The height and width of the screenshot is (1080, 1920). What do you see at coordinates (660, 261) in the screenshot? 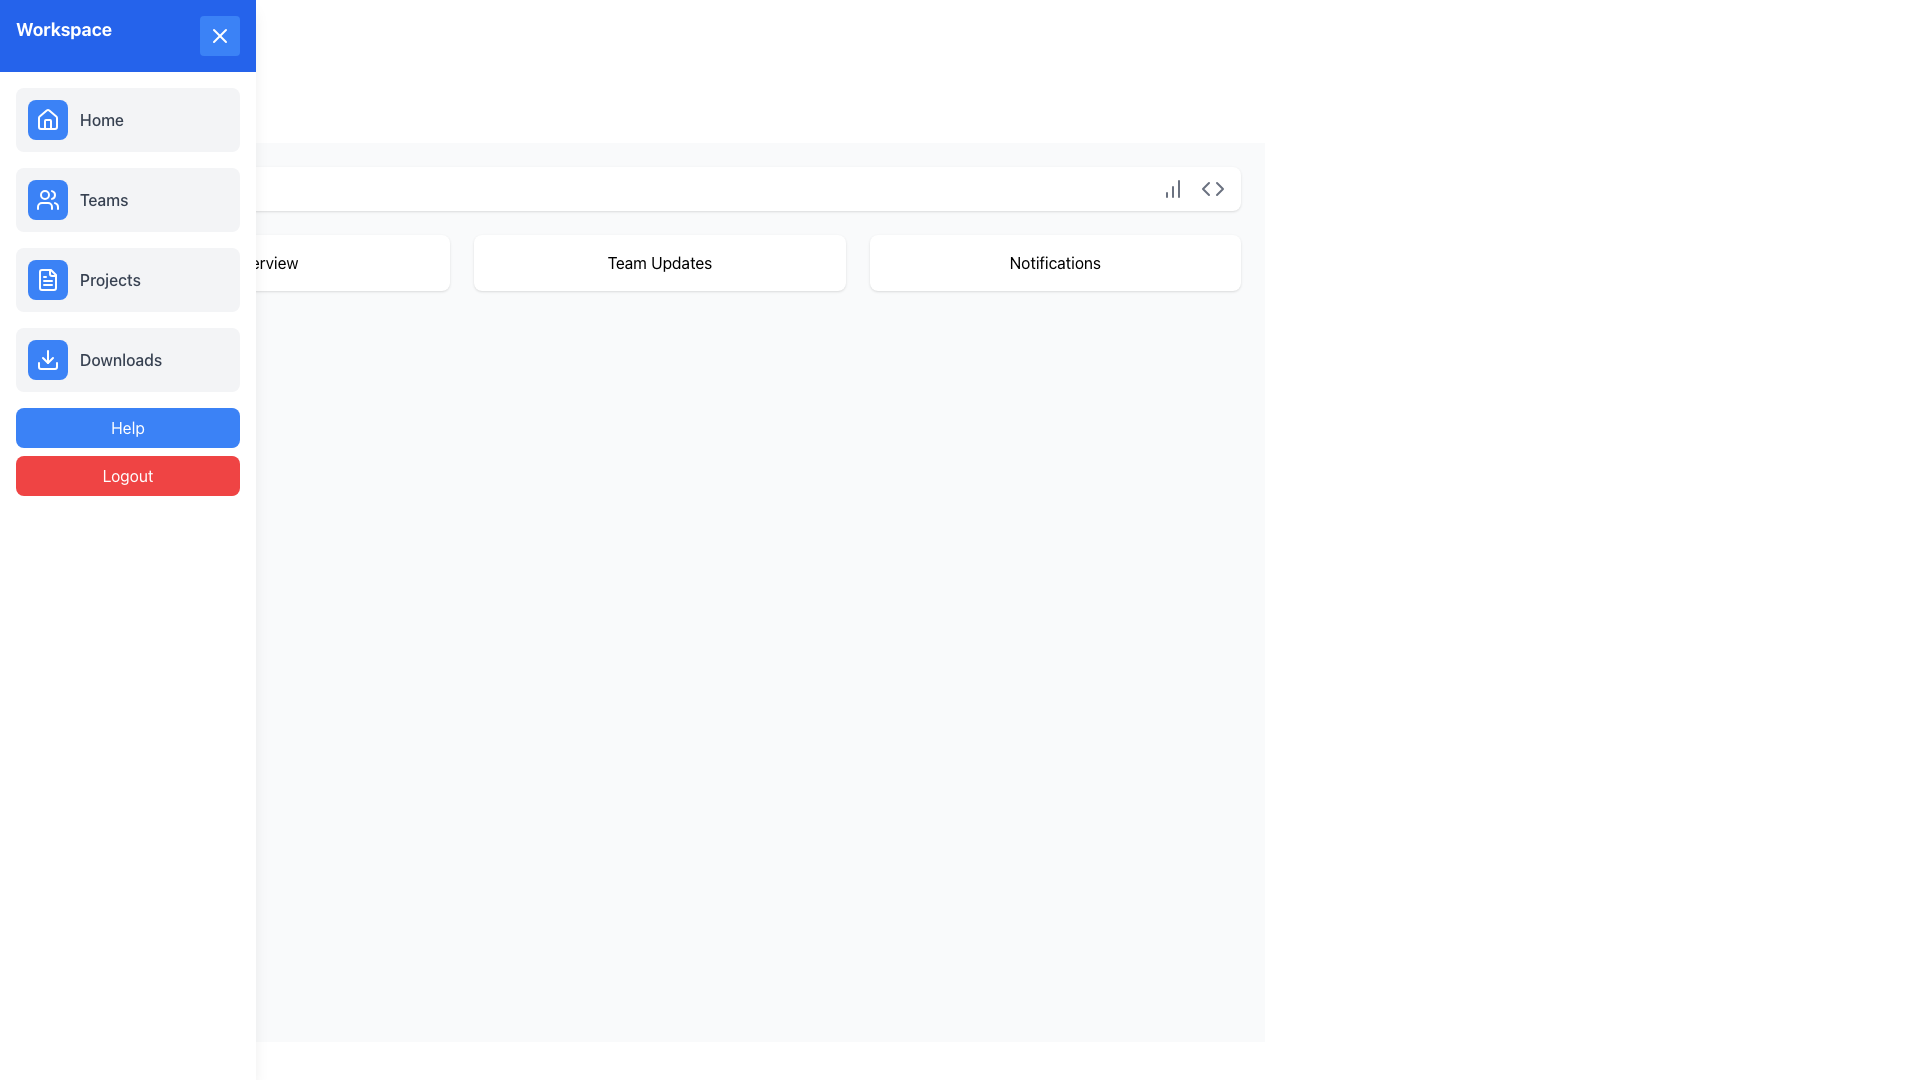
I see `to select the 'Team Updates' section in the horizontally arranged menu of three sections labeled 'Overview', 'Team Updates', and 'Notifications', located in the central top area of the interface` at bounding box center [660, 261].